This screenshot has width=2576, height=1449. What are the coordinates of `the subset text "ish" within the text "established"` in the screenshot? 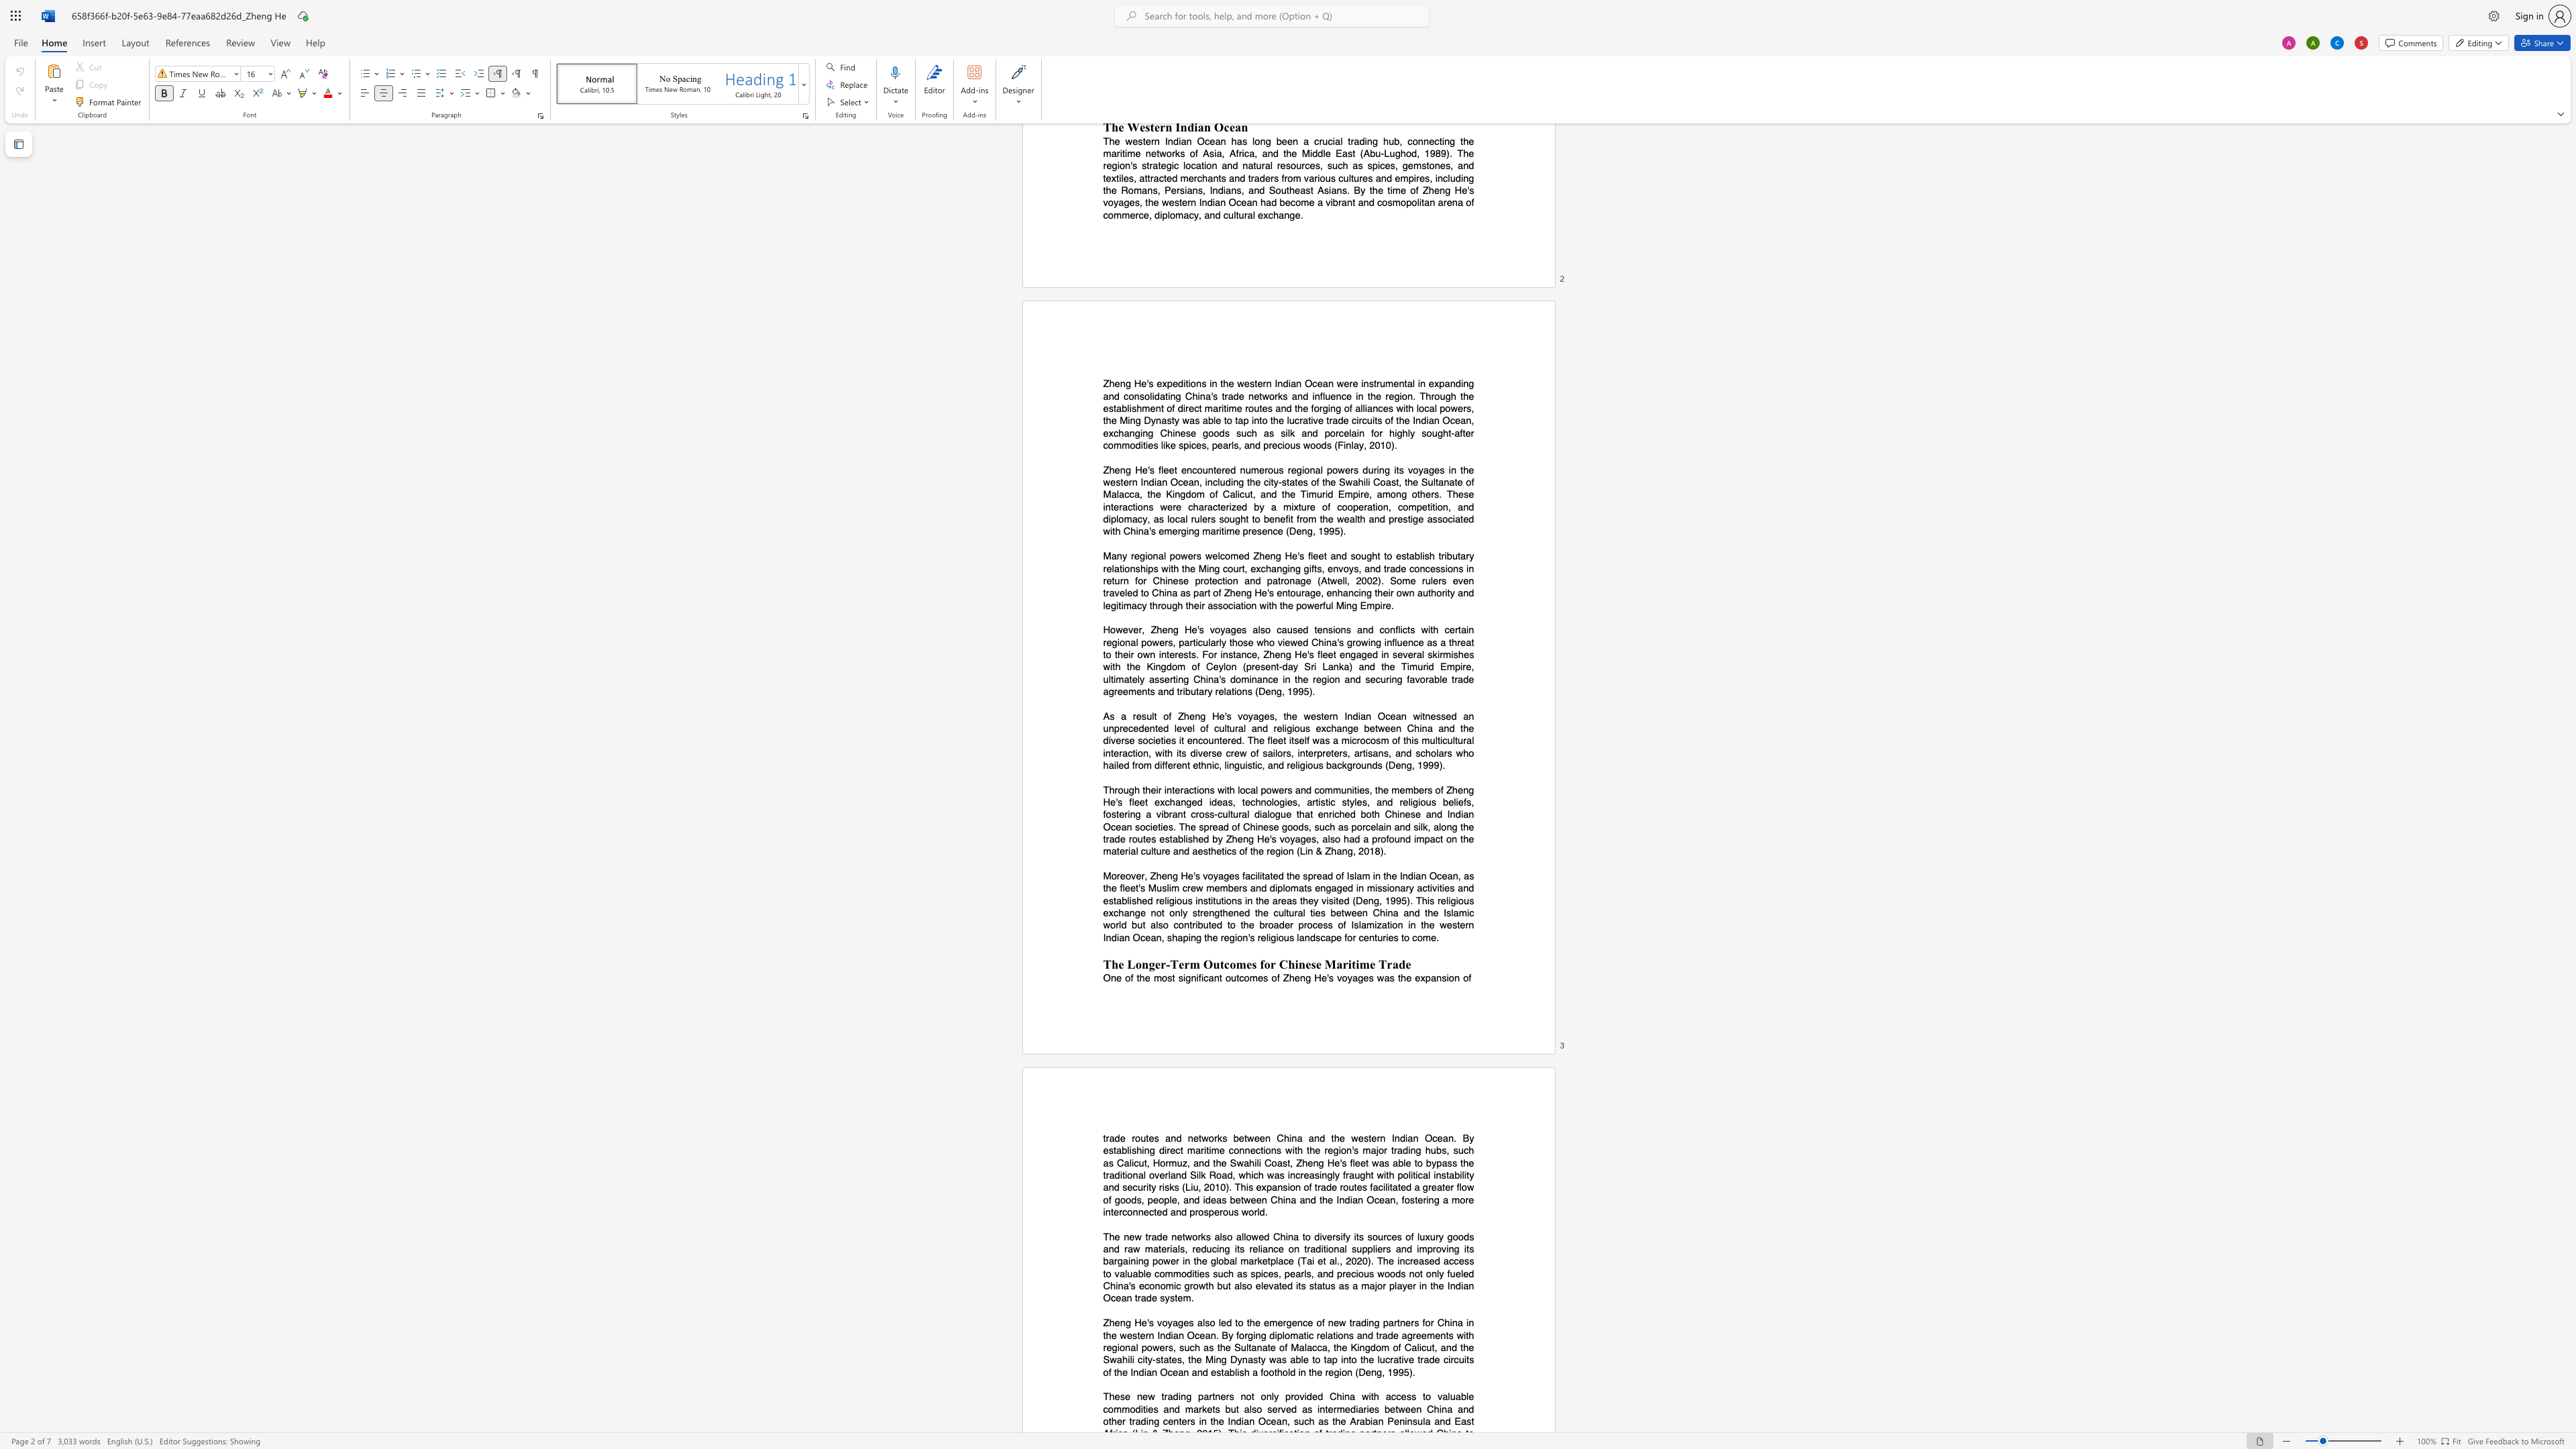 It's located at (1185, 839).